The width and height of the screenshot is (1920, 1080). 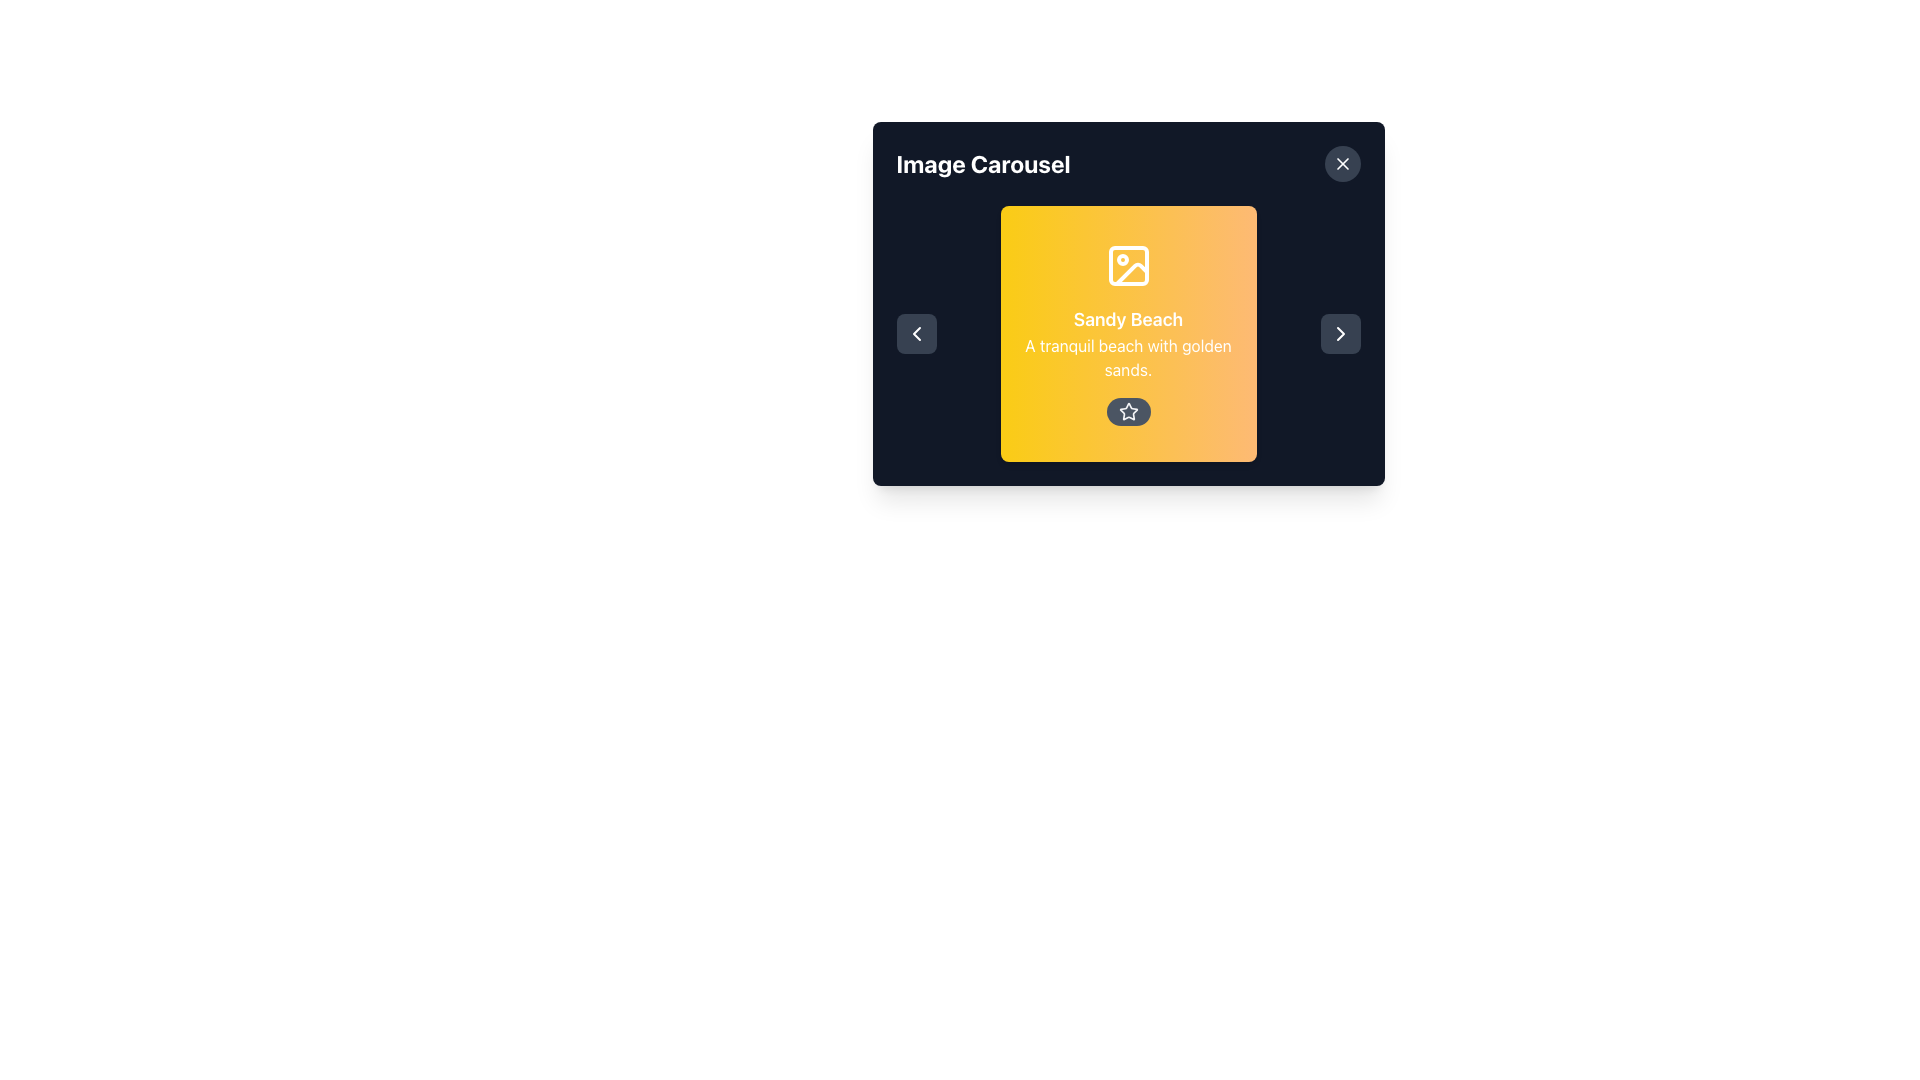 What do you see at coordinates (1128, 304) in the screenshot?
I see `the gradient card in the interactive image carousel titled 'Image Carousel'` at bounding box center [1128, 304].